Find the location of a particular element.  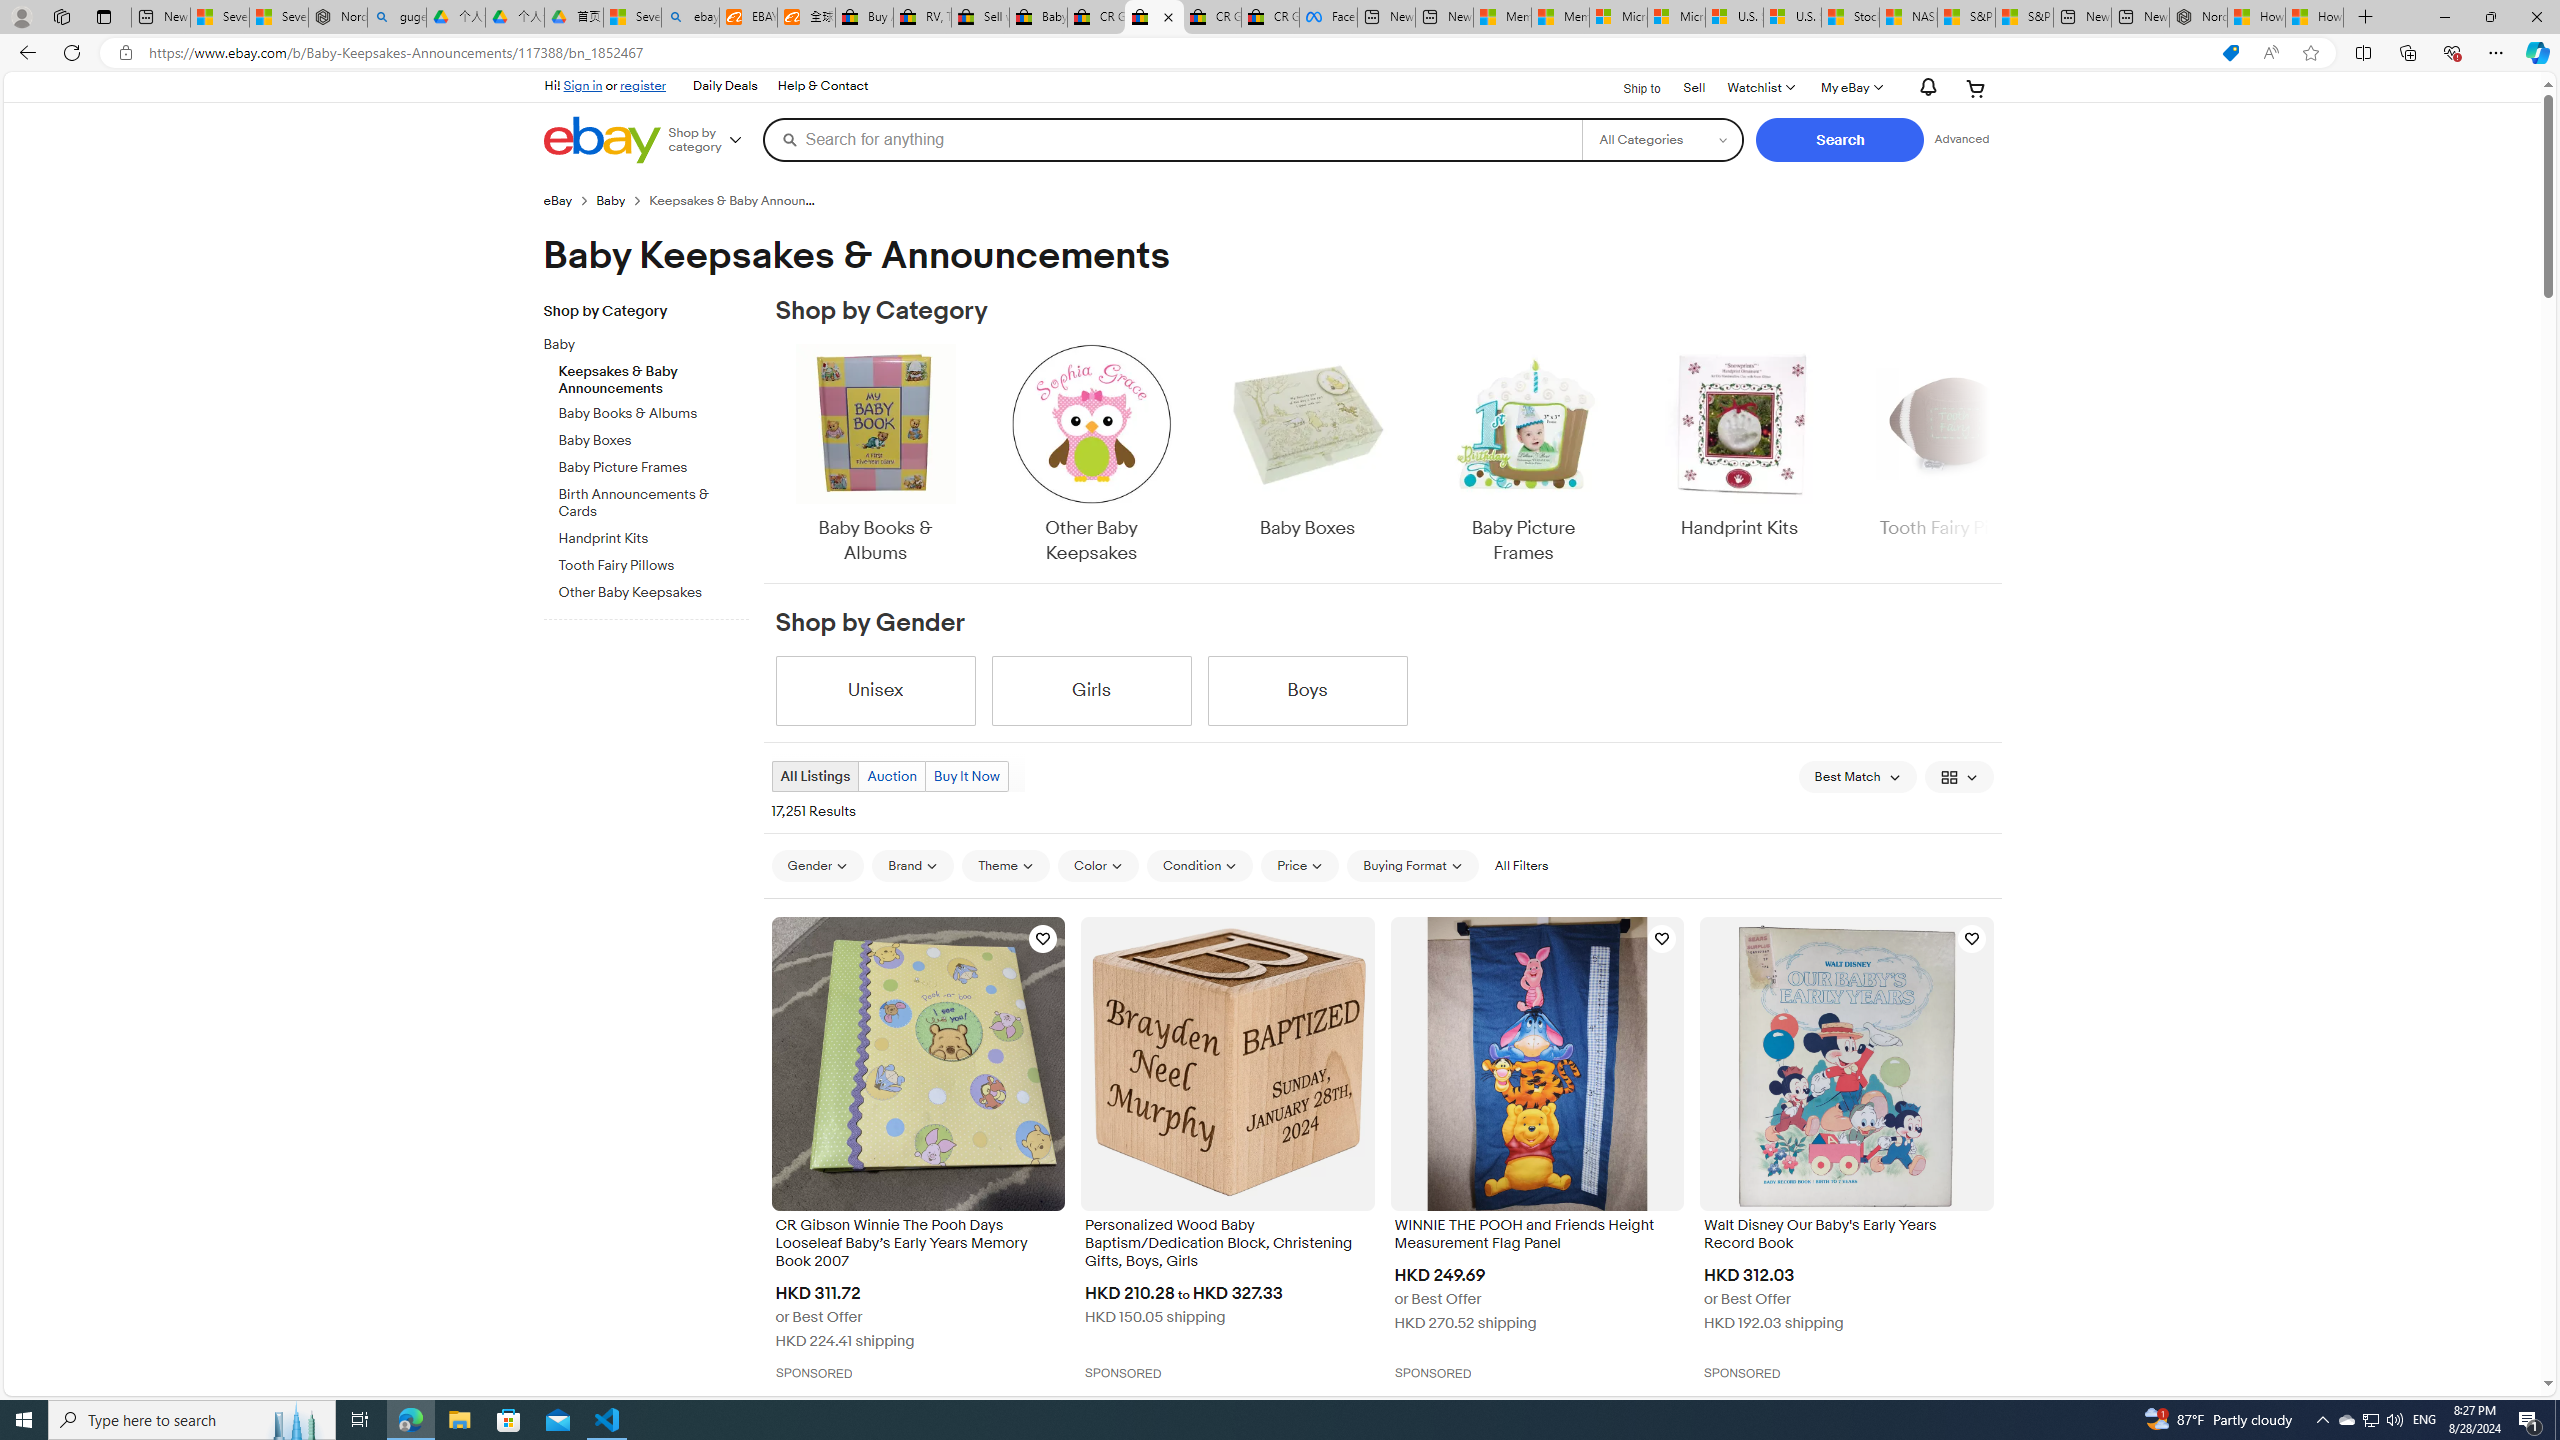

'Your shopping cart' is located at coordinates (1976, 87).